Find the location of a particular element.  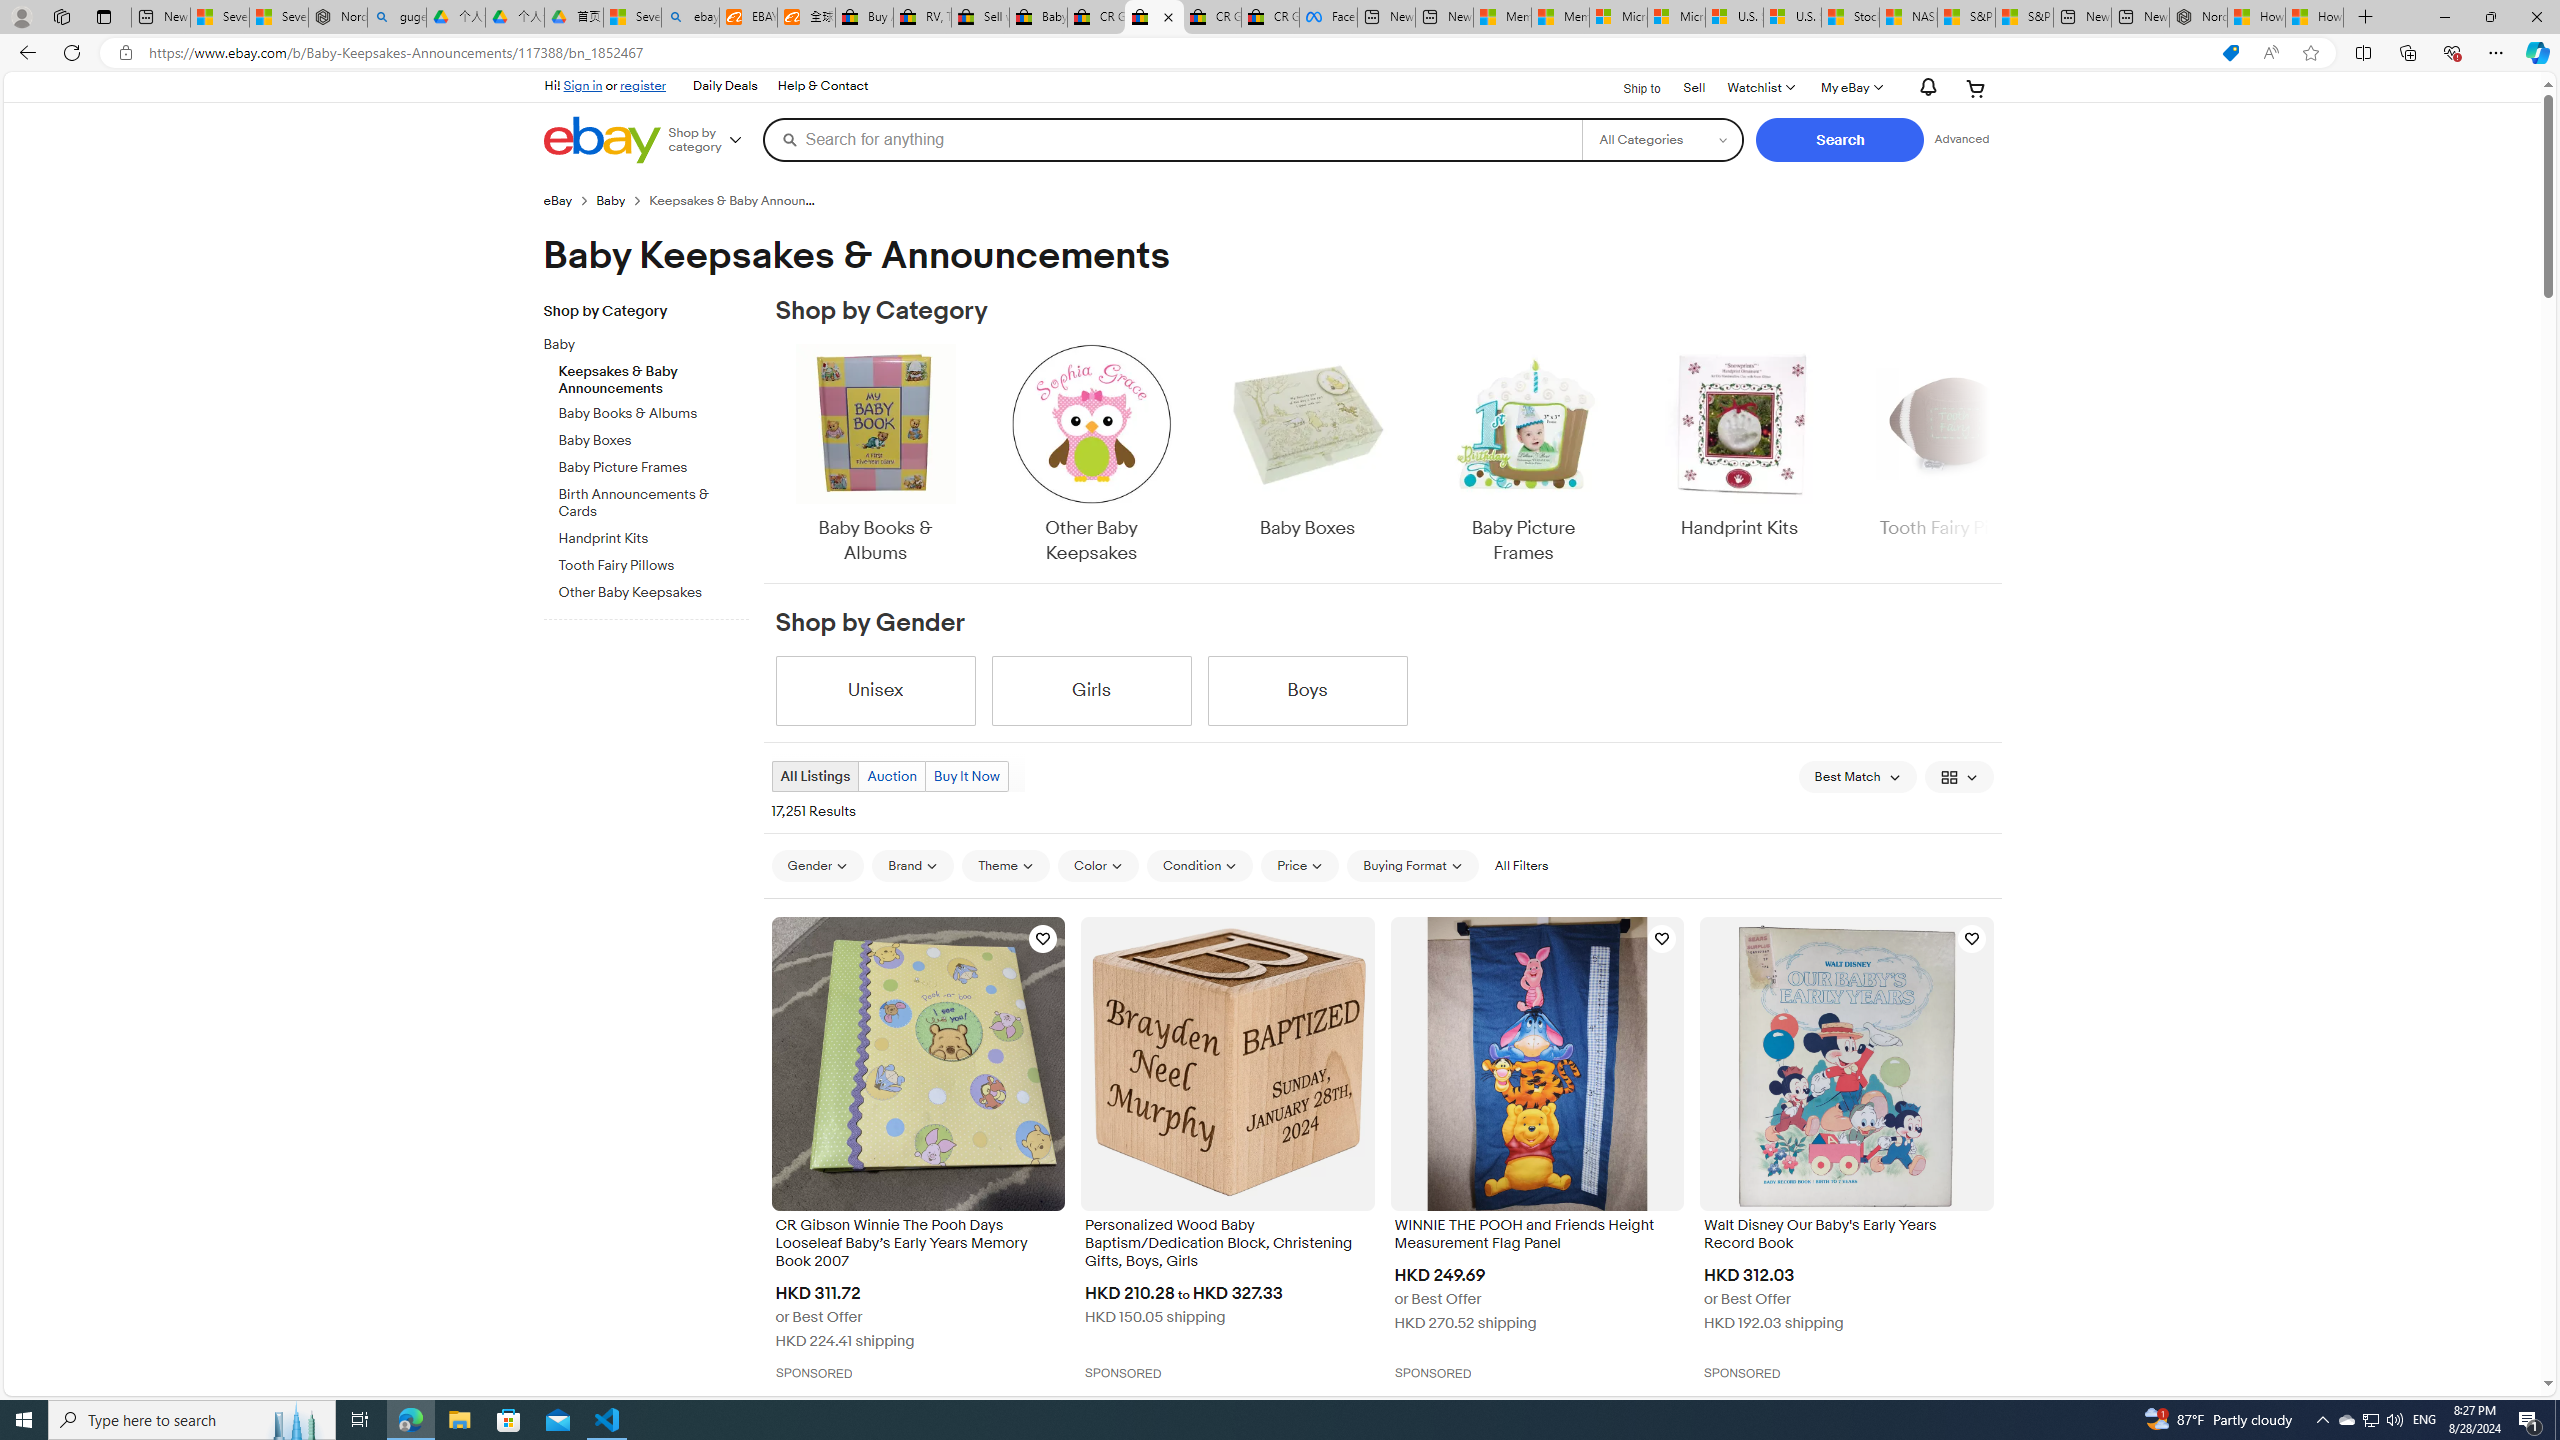

'Your shopping cart' is located at coordinates (1976, 87).